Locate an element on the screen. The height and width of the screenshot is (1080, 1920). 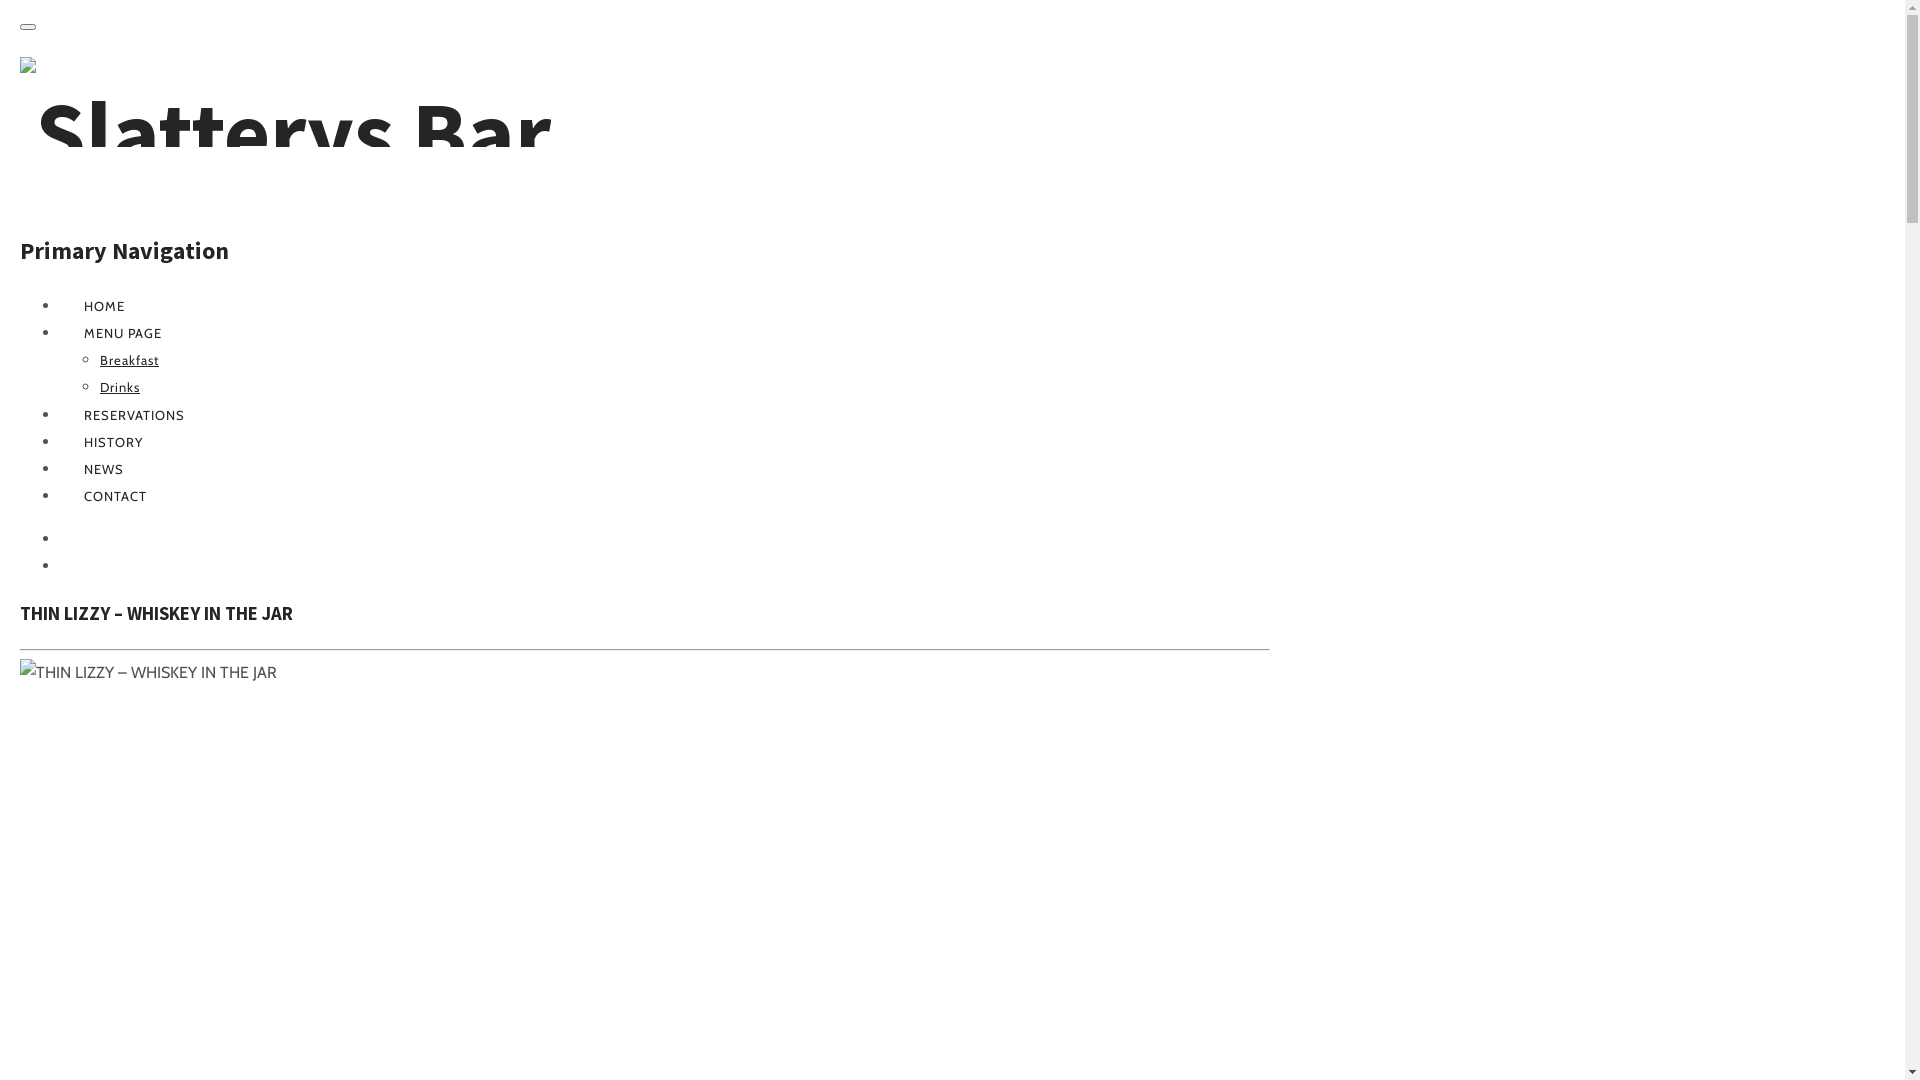
'BINATE DIGITAL' is located at coordinates (59, 538).